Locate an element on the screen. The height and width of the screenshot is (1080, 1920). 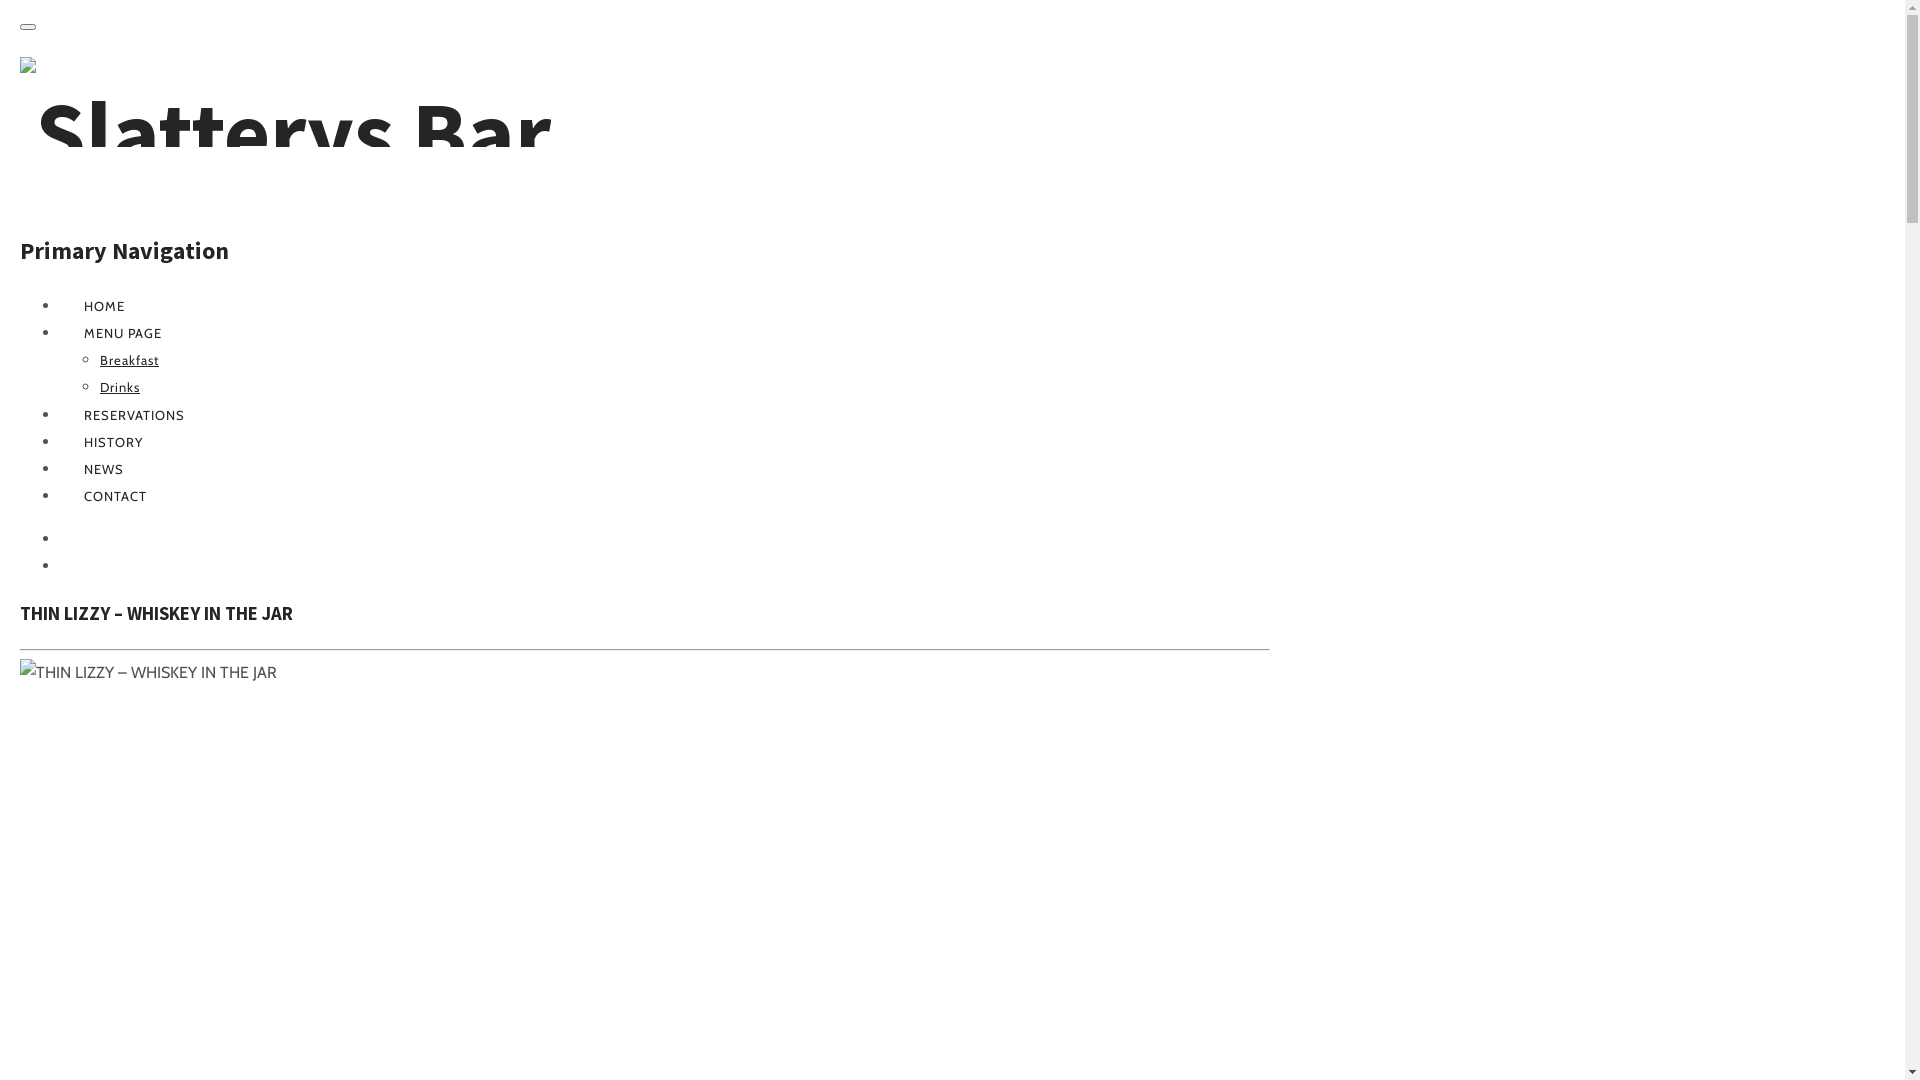
'BINATE DIGITAL' is located at coordinates (59, 538).